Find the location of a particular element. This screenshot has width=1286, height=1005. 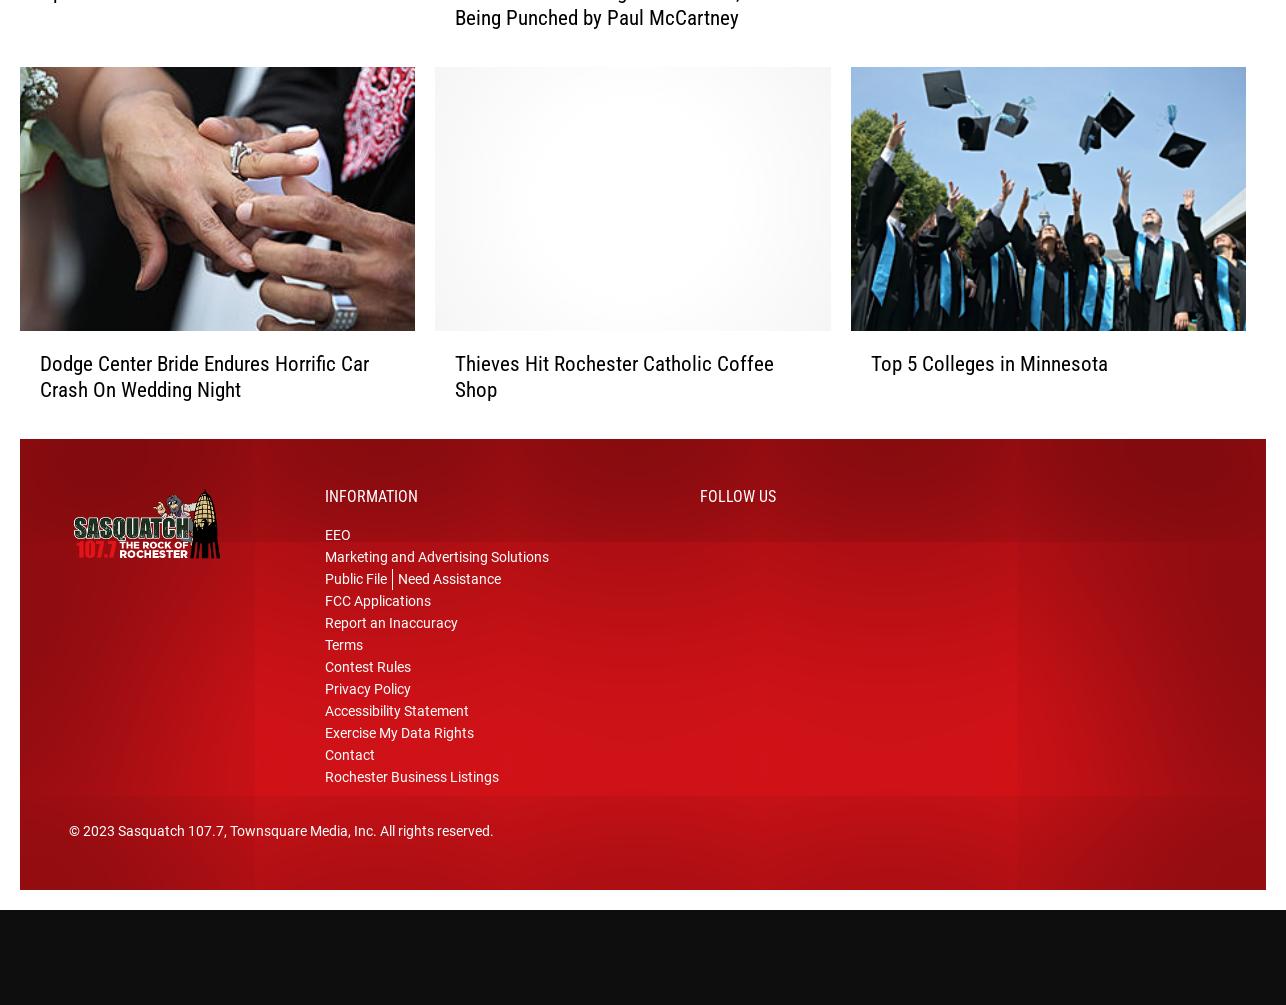

'Thieves Hit Rochester Catholic Coffee Shop' is located at coordinates (613, 385).